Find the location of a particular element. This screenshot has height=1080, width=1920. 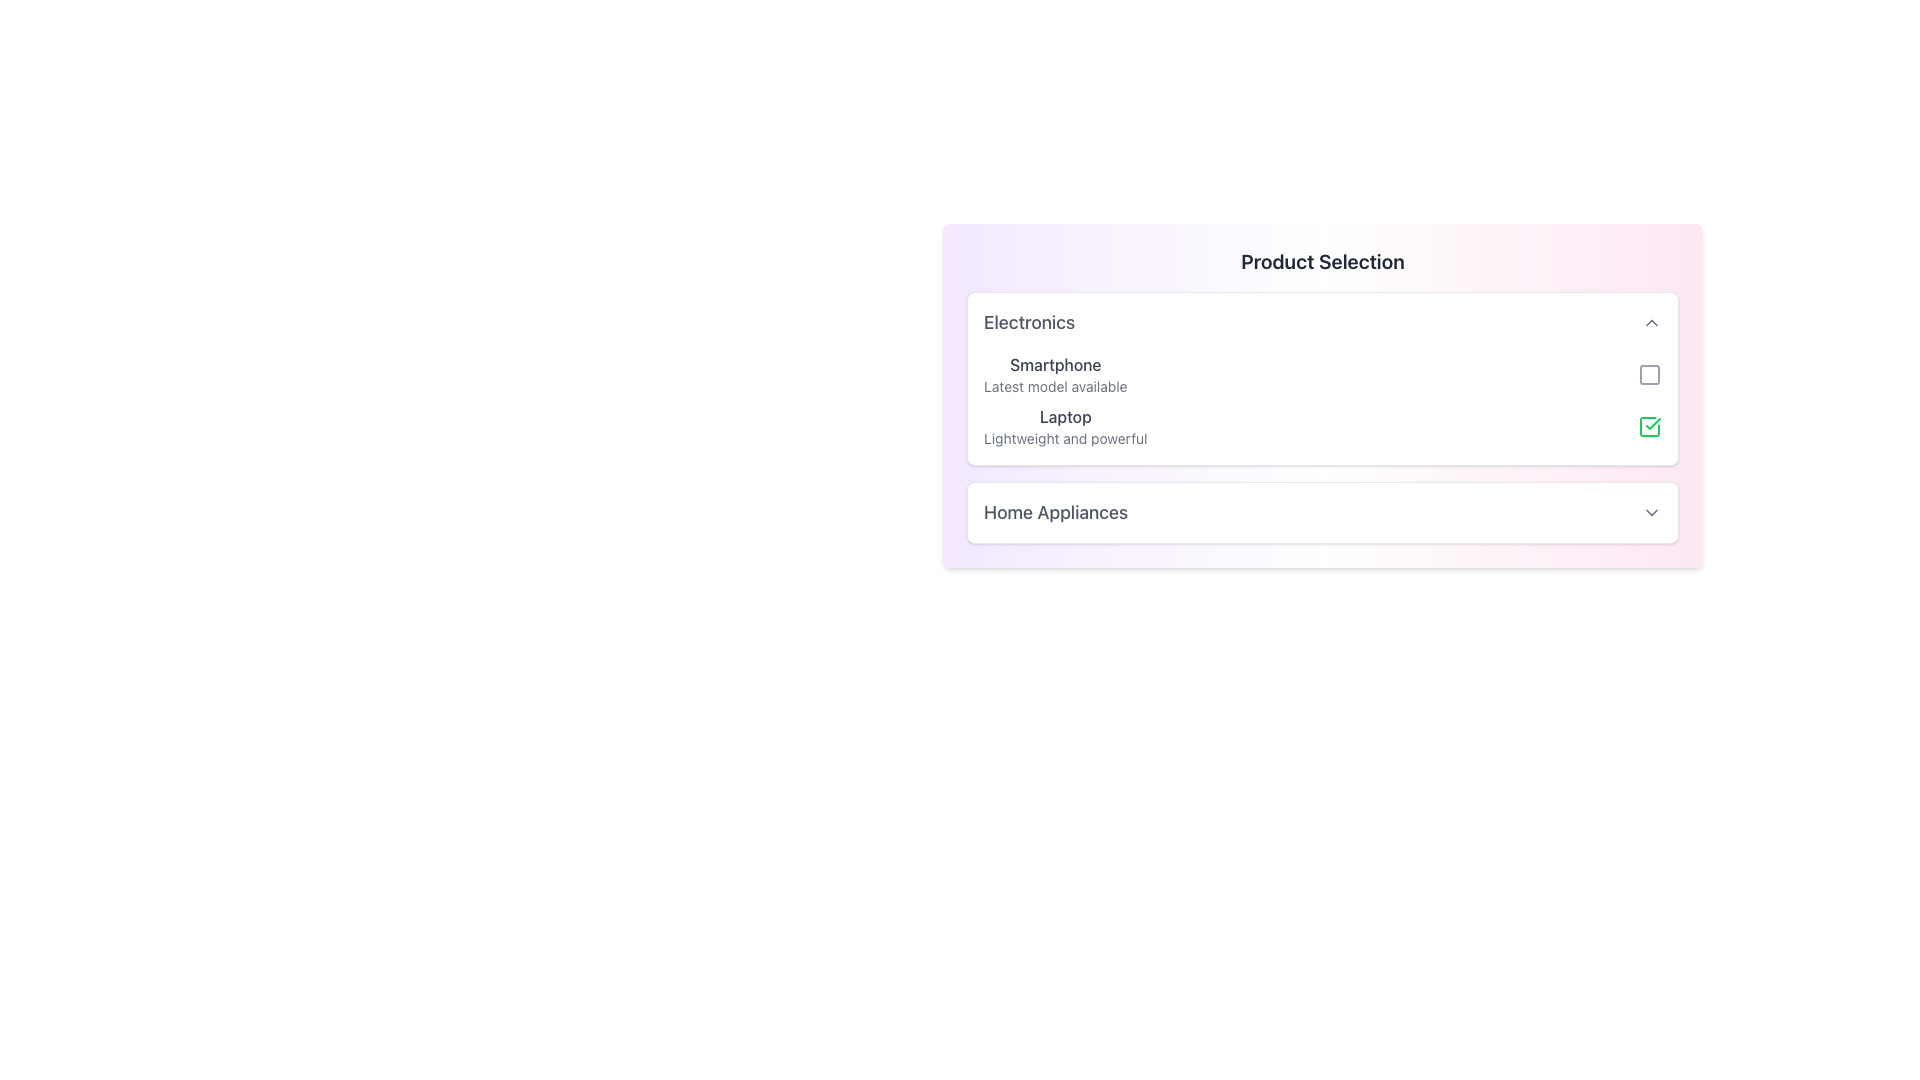

the Text Label providing availability information for the latest 'Smartphone' model, located directly below the 'Smartphone' text in the 'Electronics' section is located at coordinates (1054, 386).